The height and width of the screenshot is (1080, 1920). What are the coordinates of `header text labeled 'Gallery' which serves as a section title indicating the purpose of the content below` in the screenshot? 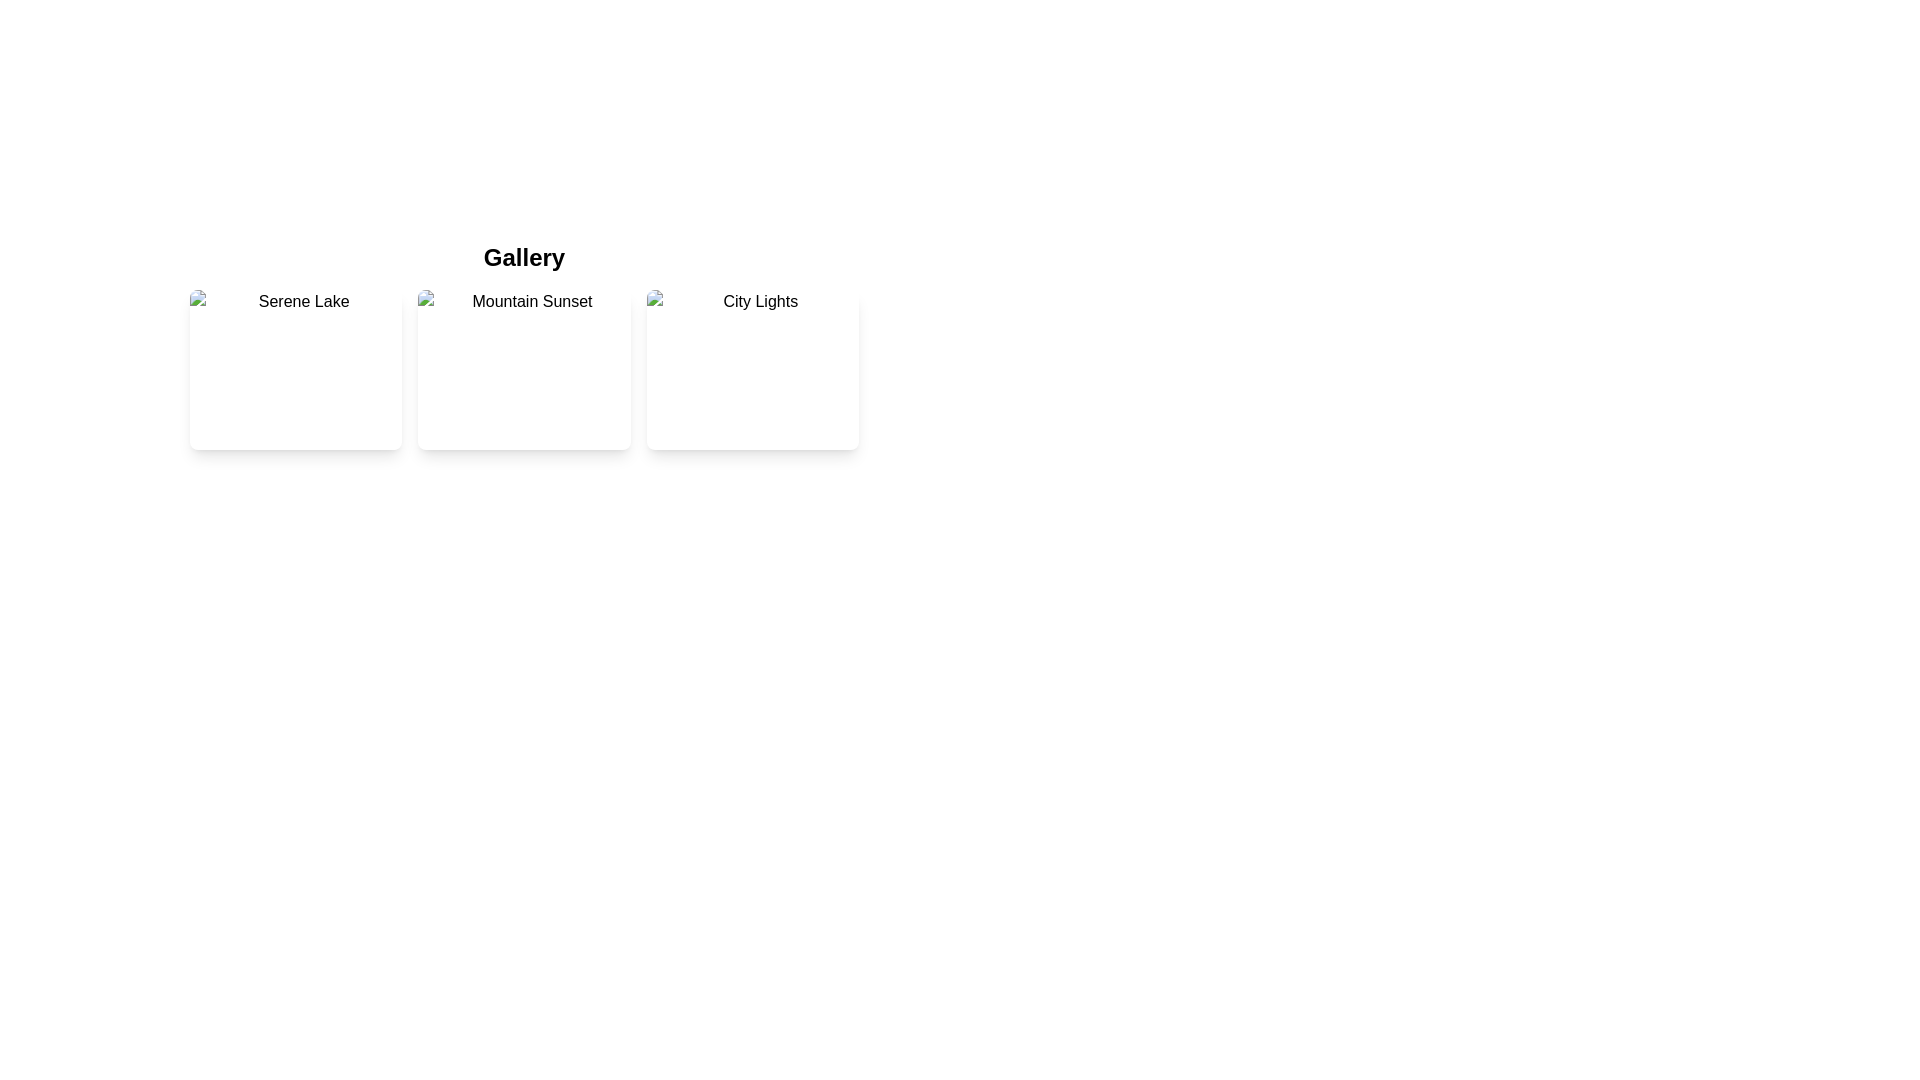 It's located at (524, 257).